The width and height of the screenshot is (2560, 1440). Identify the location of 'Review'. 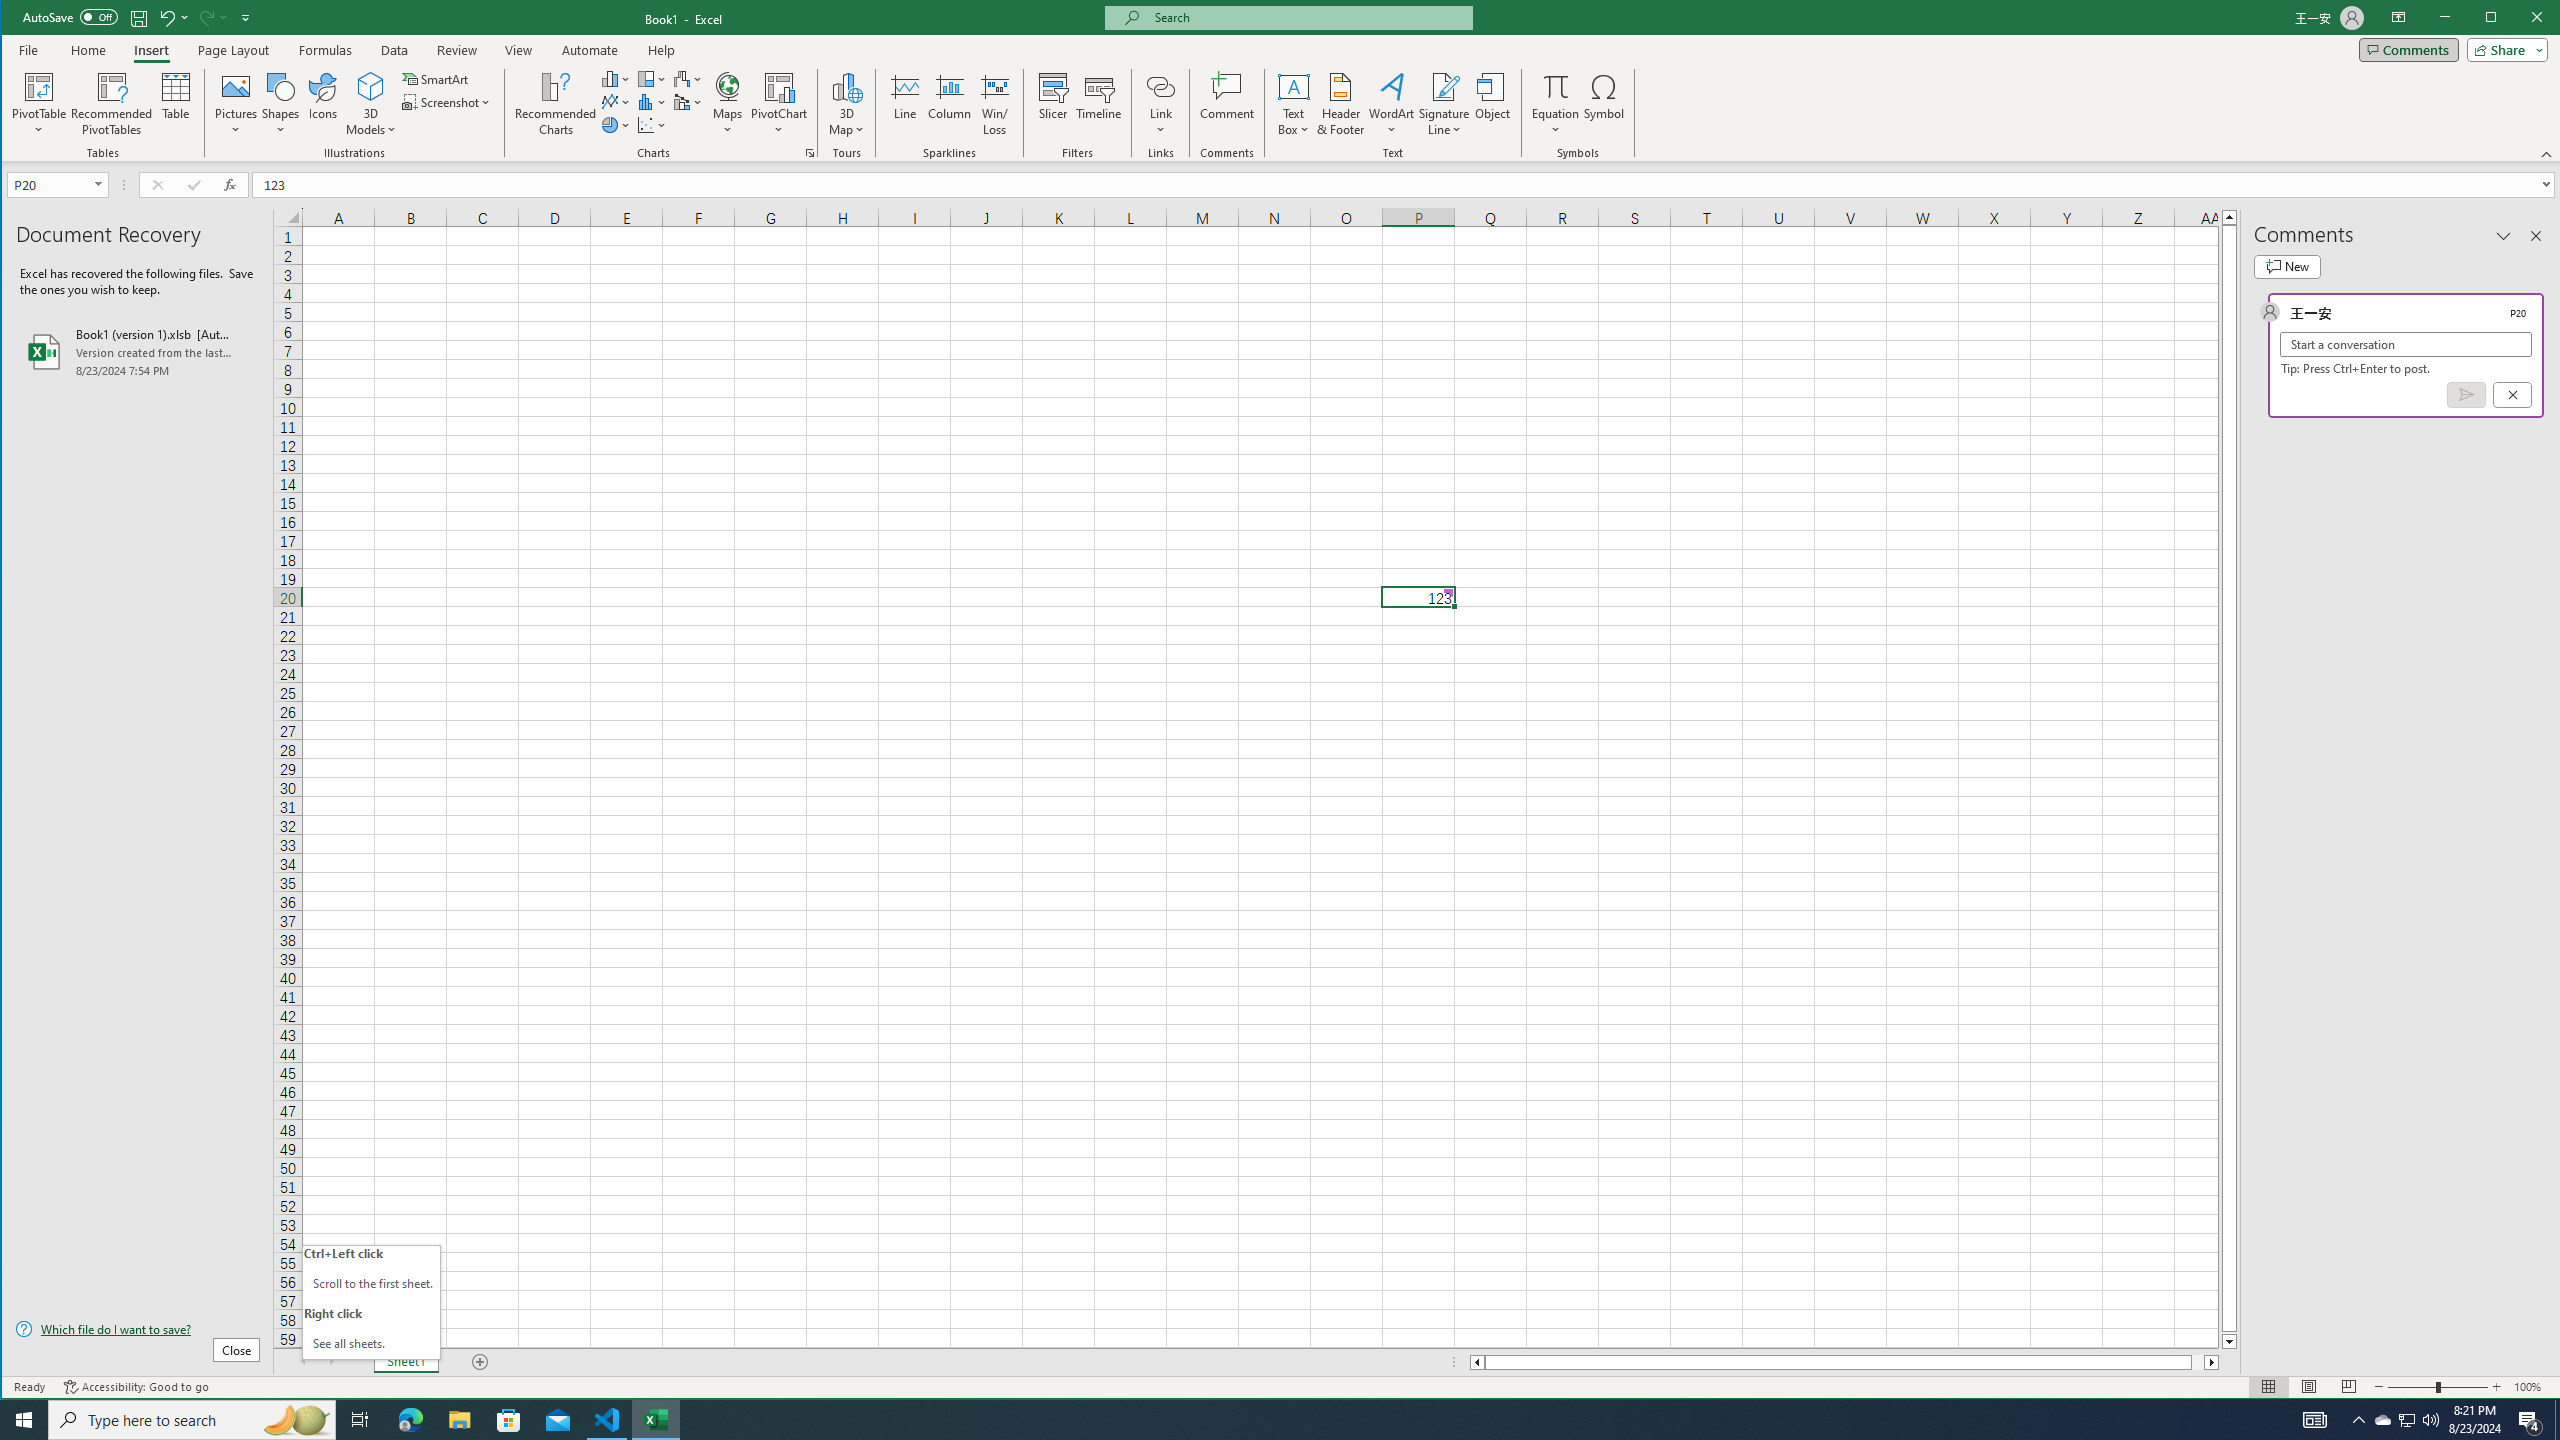
(456, 49).